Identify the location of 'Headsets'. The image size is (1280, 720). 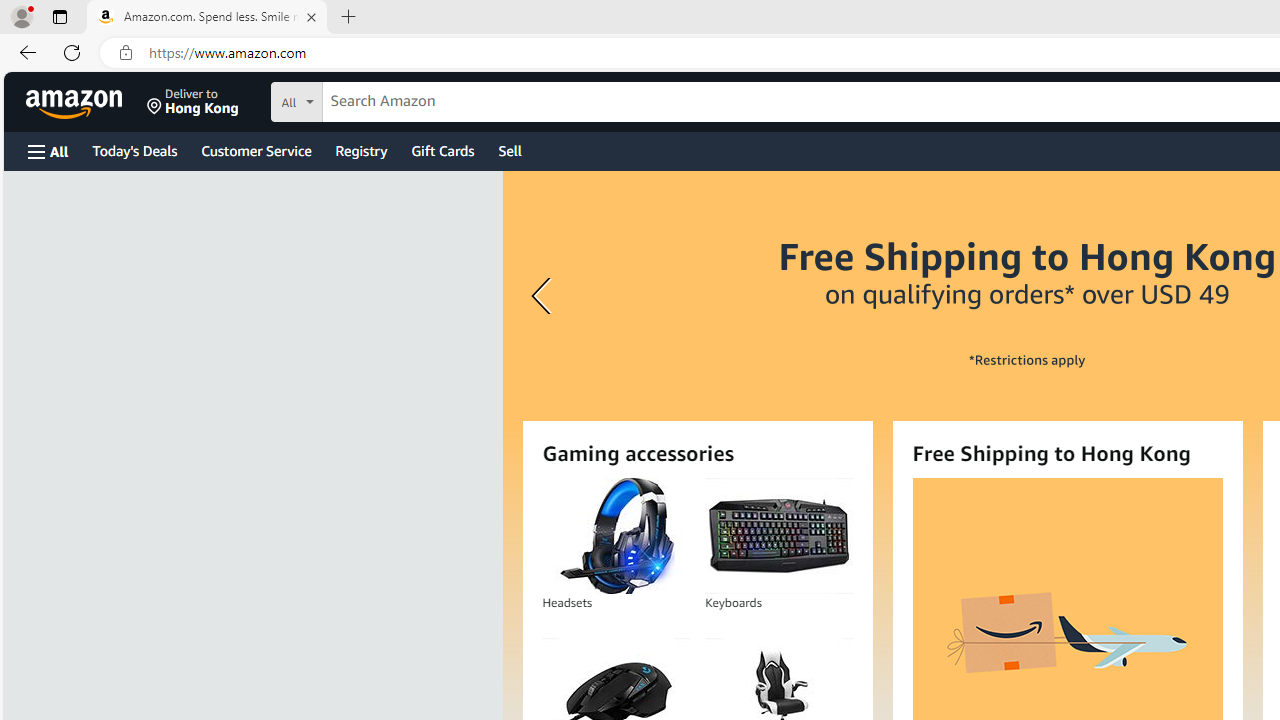
(615, 535).